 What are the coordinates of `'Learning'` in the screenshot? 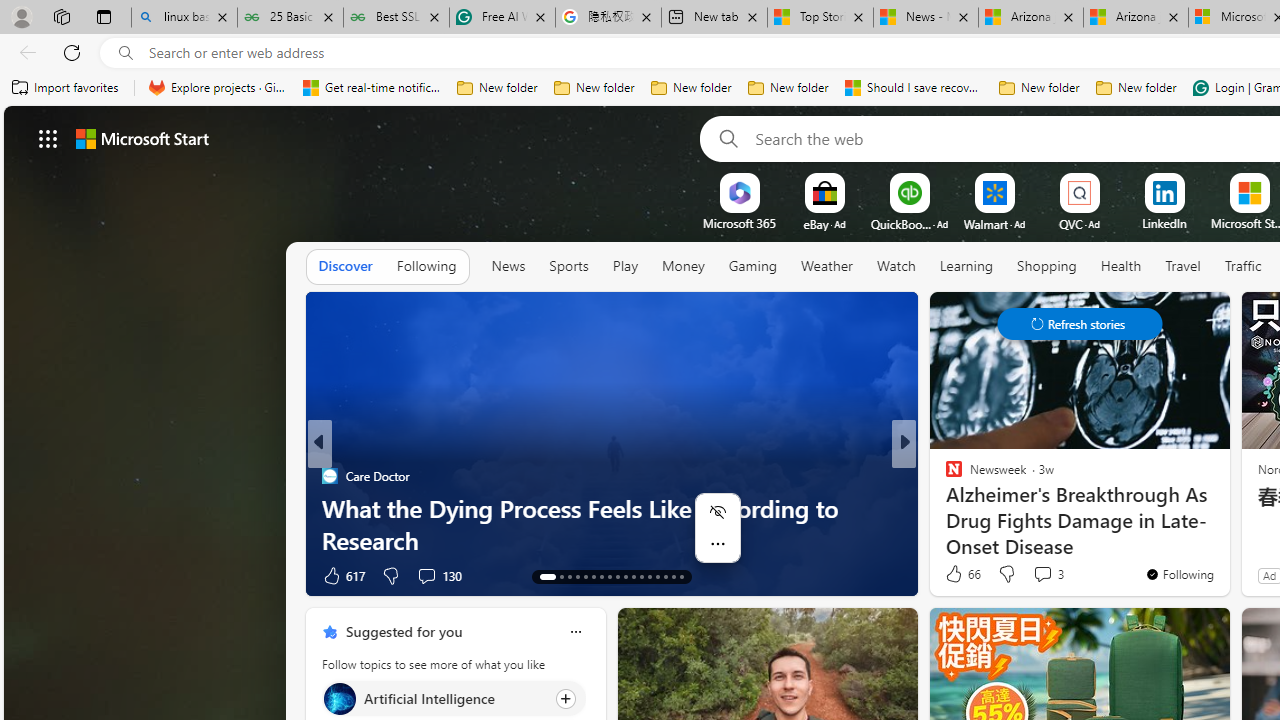 It's located at (966, 265).